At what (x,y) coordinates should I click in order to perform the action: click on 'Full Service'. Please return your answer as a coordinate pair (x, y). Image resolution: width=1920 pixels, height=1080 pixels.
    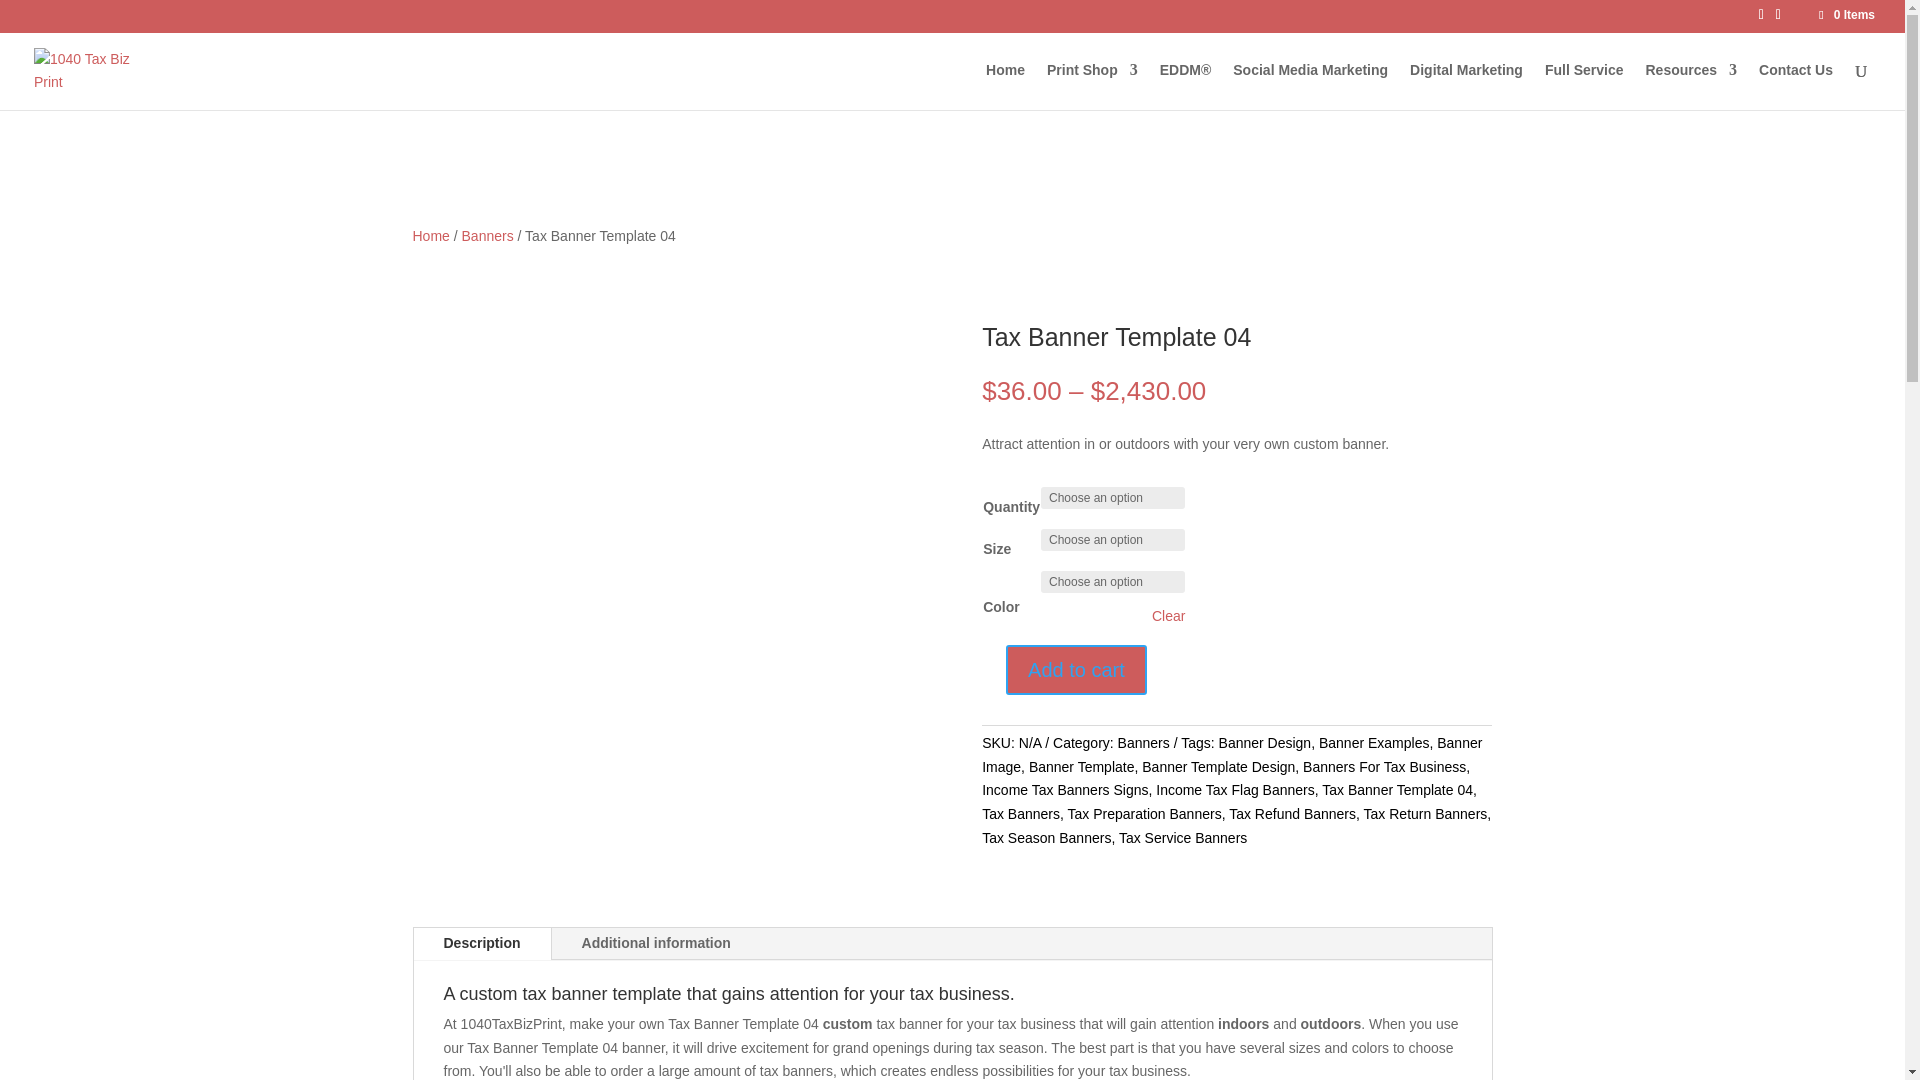
    Looking at the image, I should click on (1583, 85).